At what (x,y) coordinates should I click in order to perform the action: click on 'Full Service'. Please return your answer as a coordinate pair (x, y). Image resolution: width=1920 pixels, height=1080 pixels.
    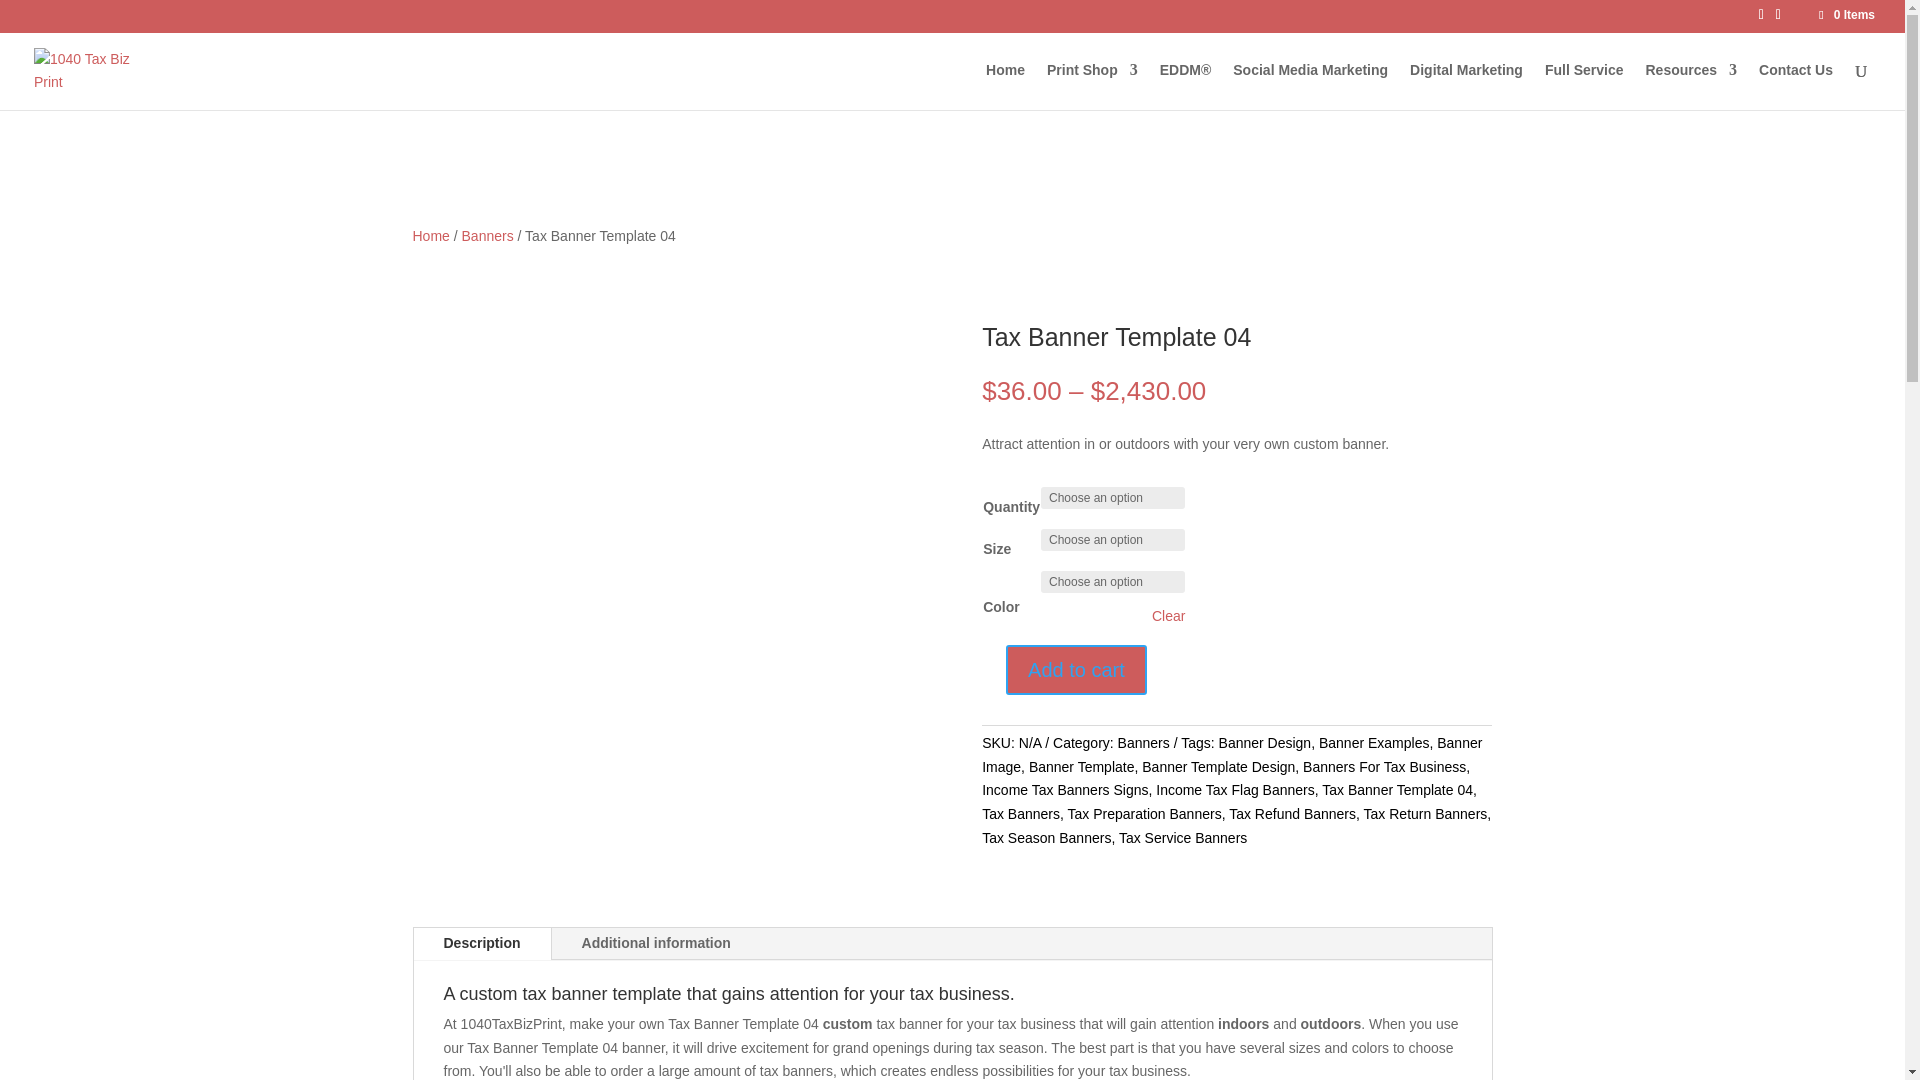
    Looking at the image, I should click on (1583, 85).